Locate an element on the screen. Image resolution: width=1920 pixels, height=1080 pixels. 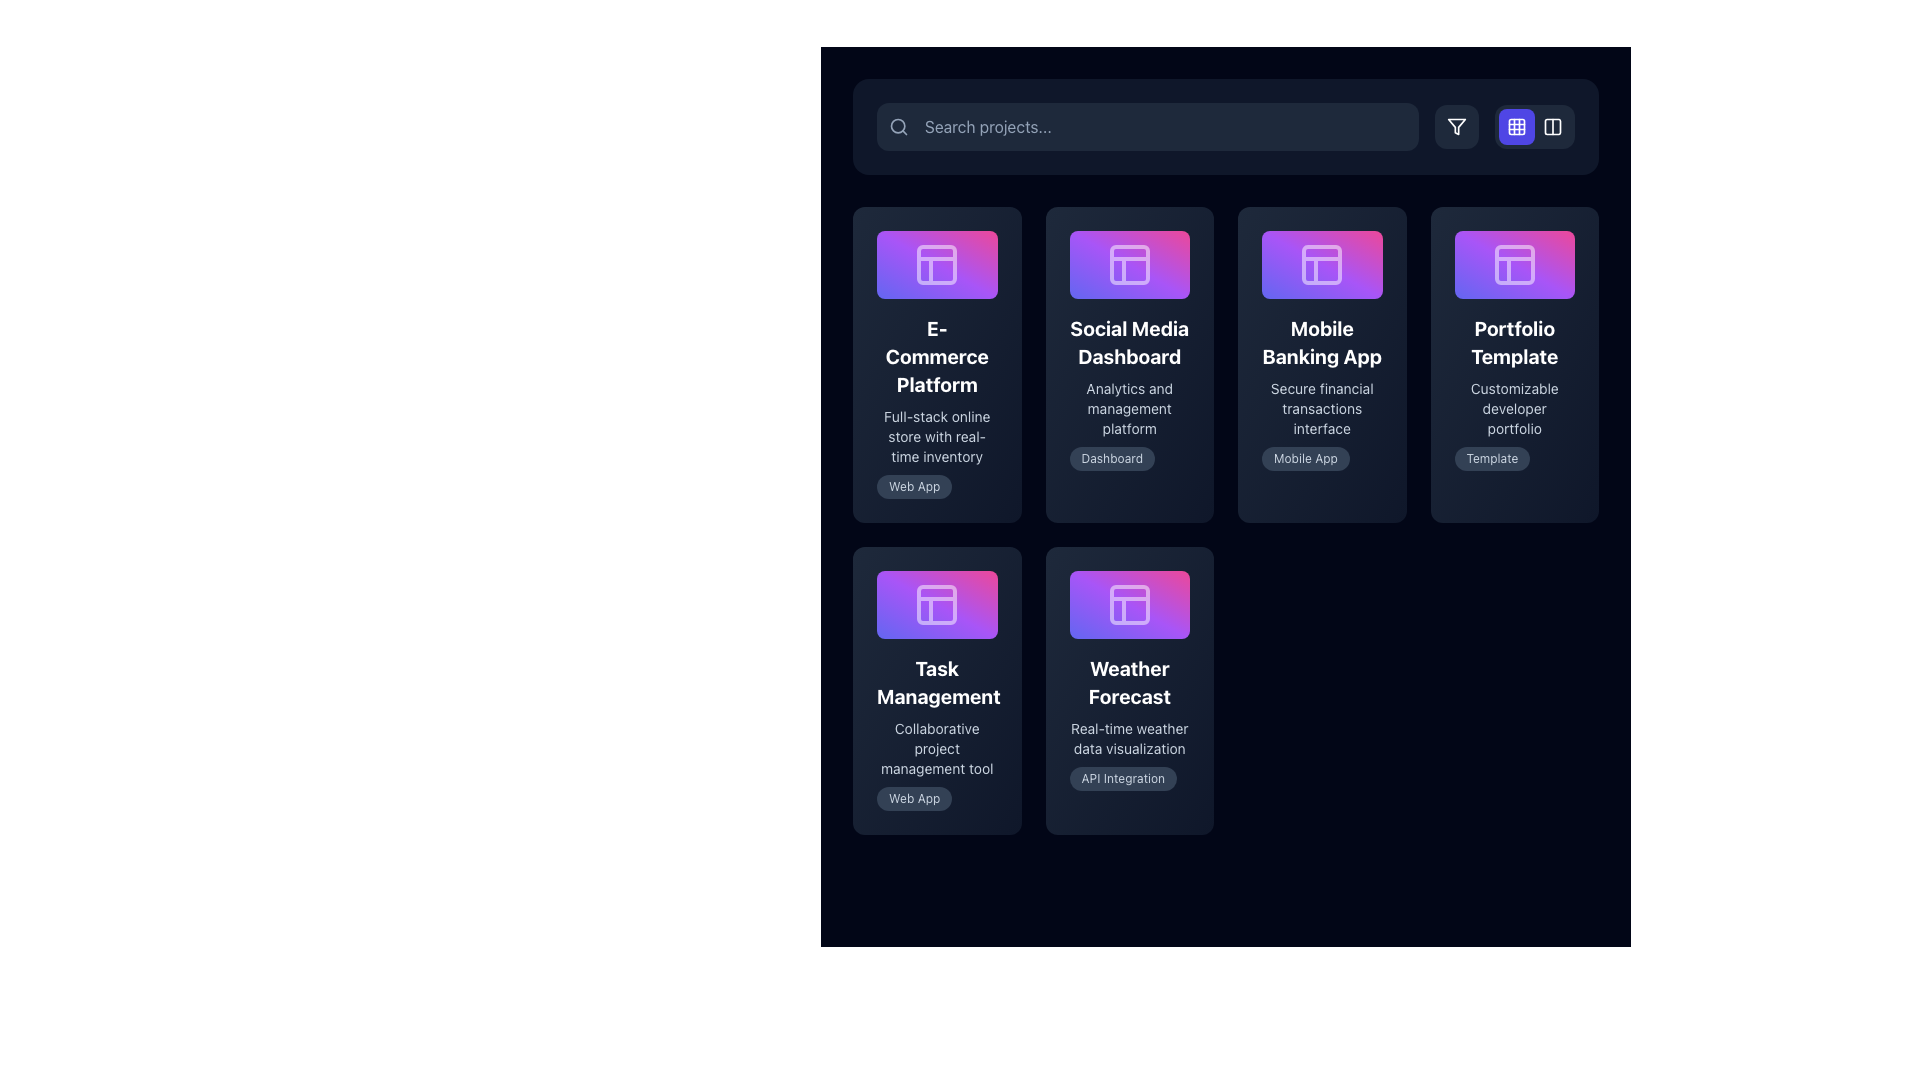
the filtering icon located is located at coordinates (1457, 127).